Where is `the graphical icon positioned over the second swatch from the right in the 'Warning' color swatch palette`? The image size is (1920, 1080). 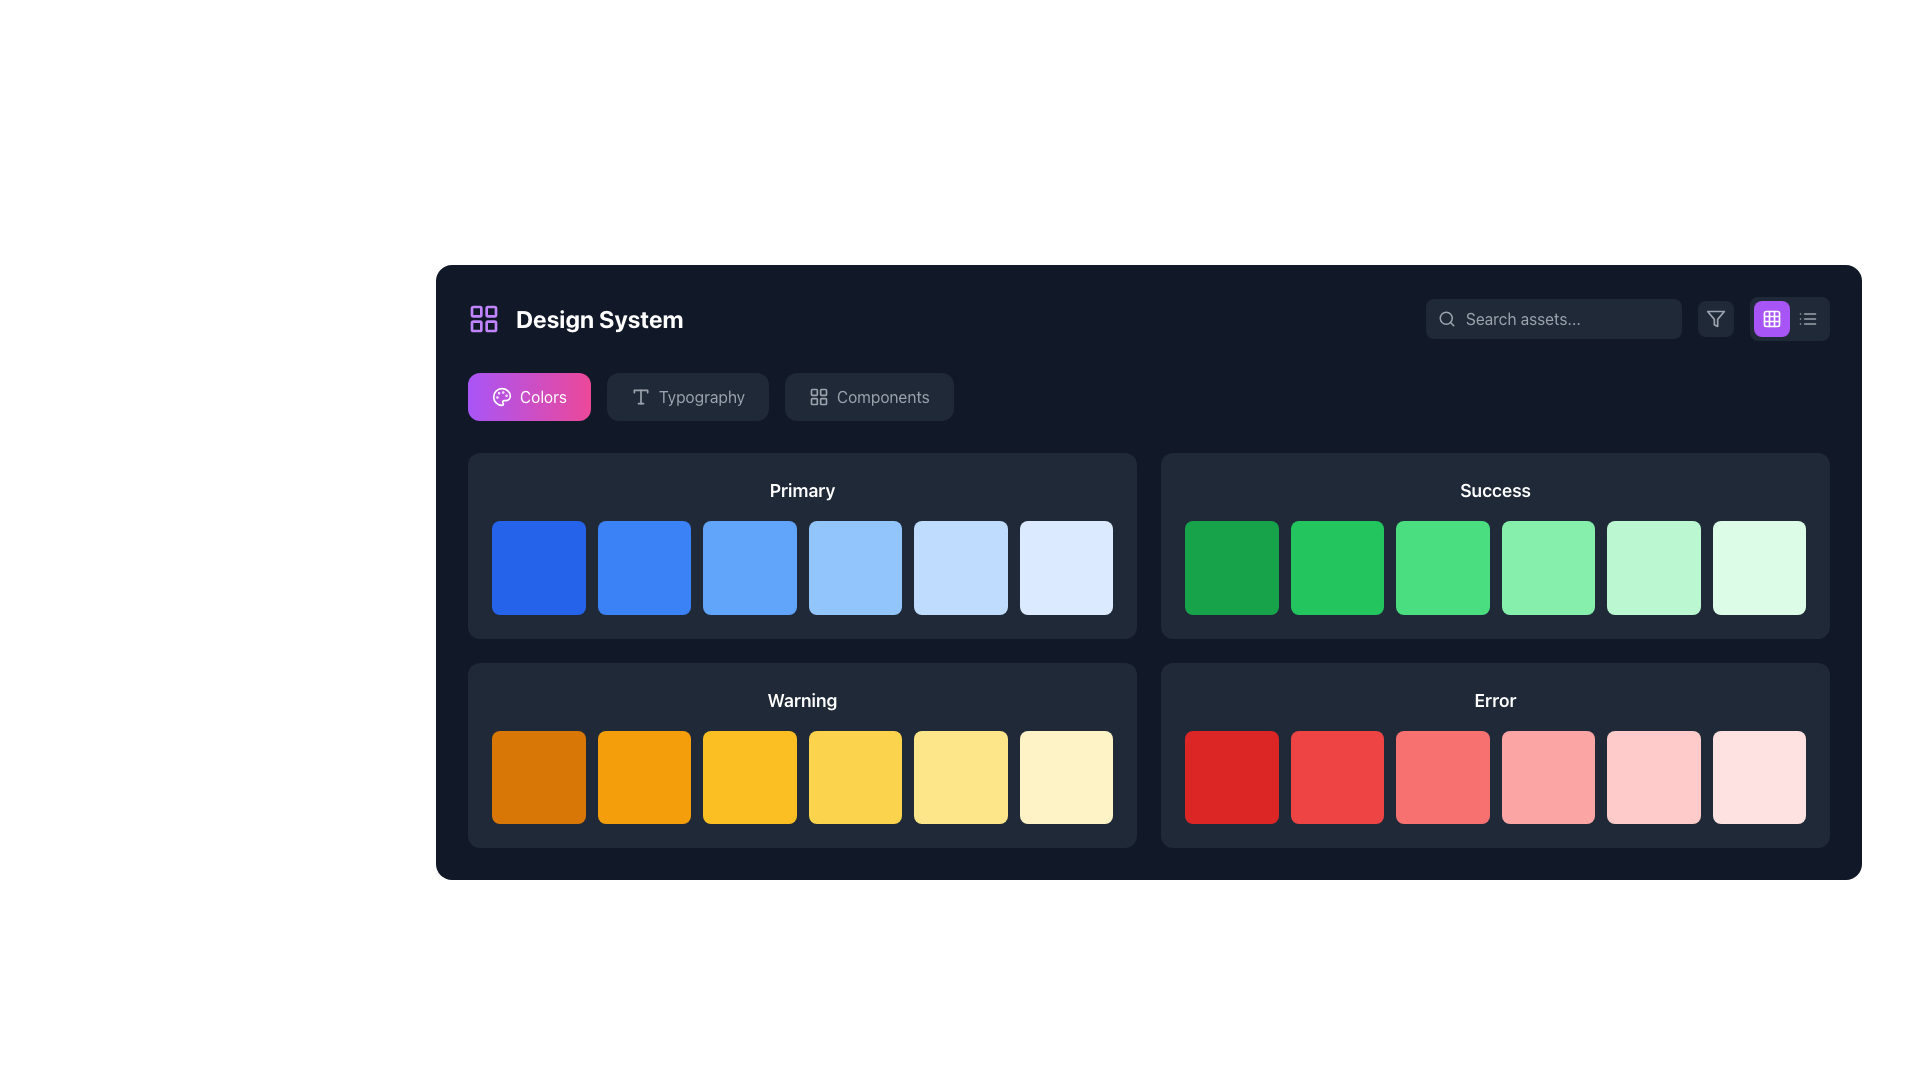
the graphical icon positioned over the second swatch from the right in the 'Warning' color swatch palette is located at coordinates (963, 778).